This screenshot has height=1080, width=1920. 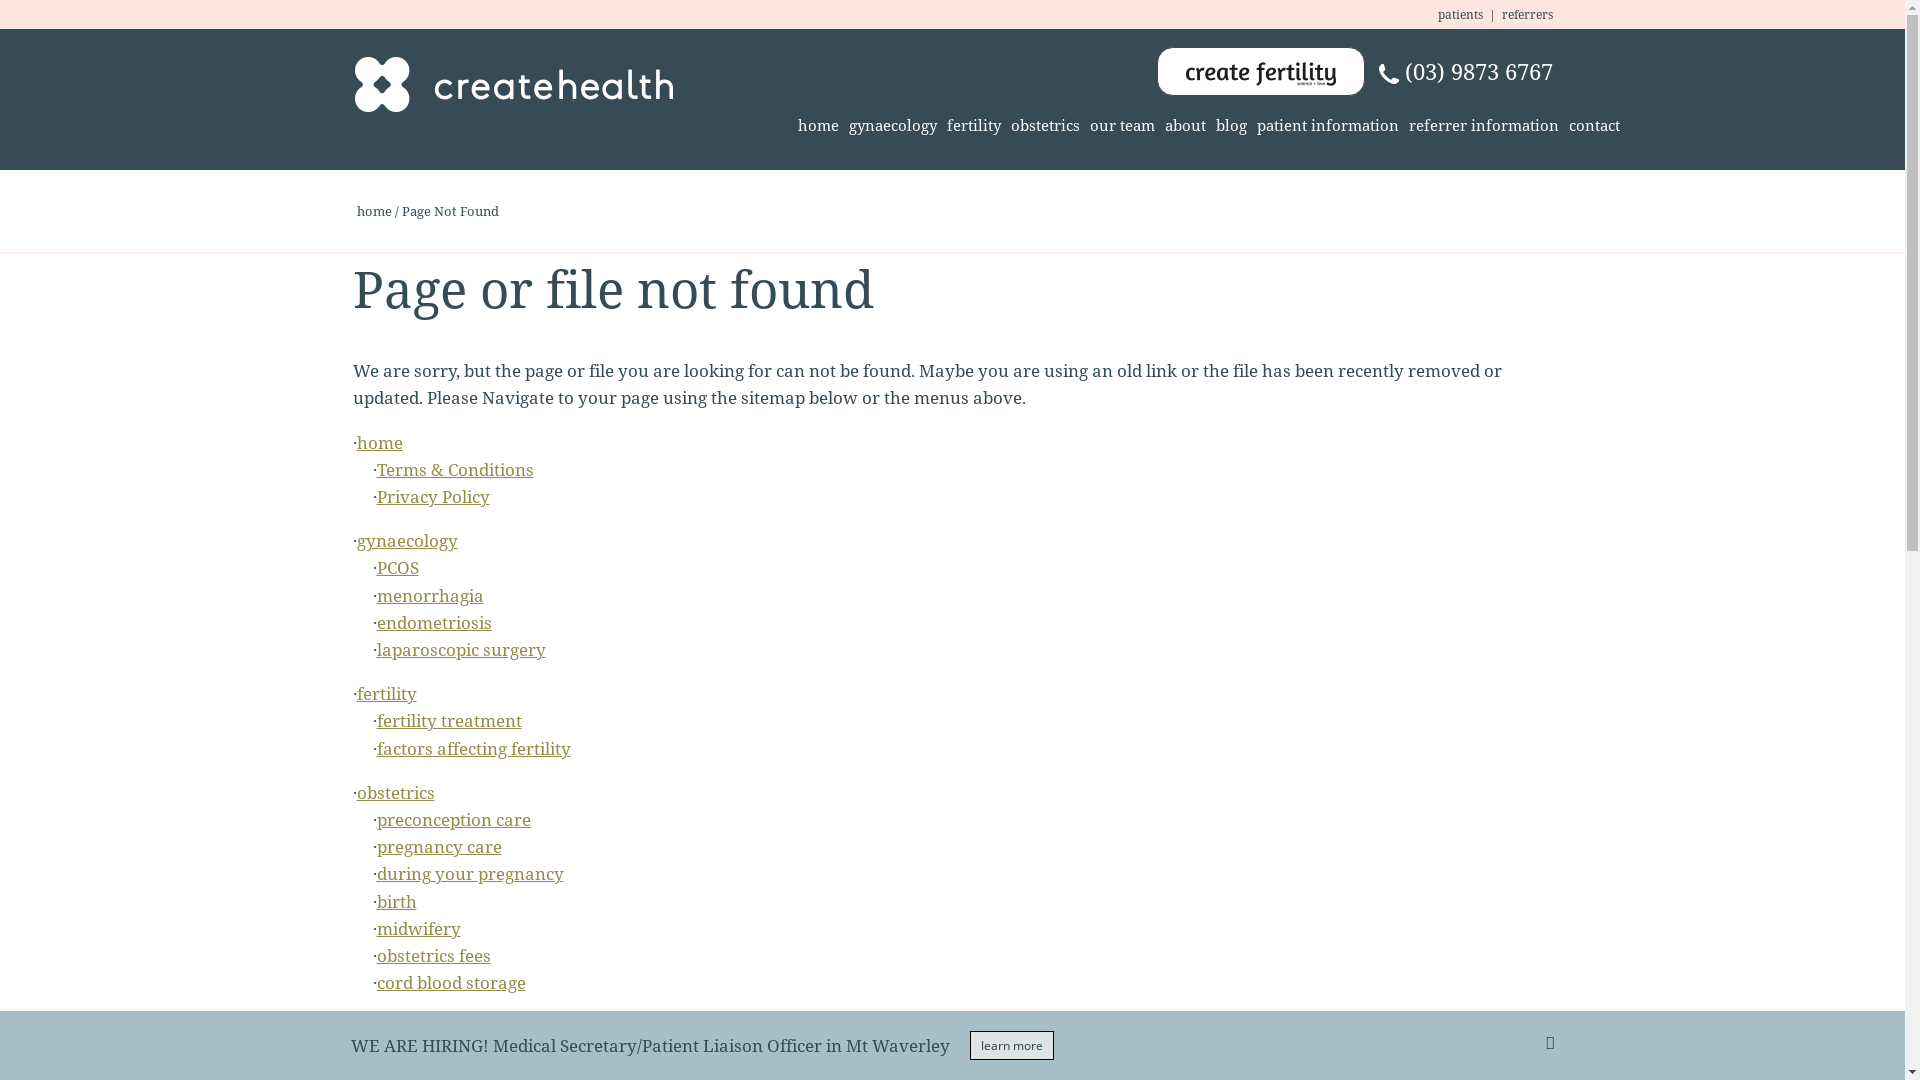 I want to click on 'patients', so click(x=1460, y=14).